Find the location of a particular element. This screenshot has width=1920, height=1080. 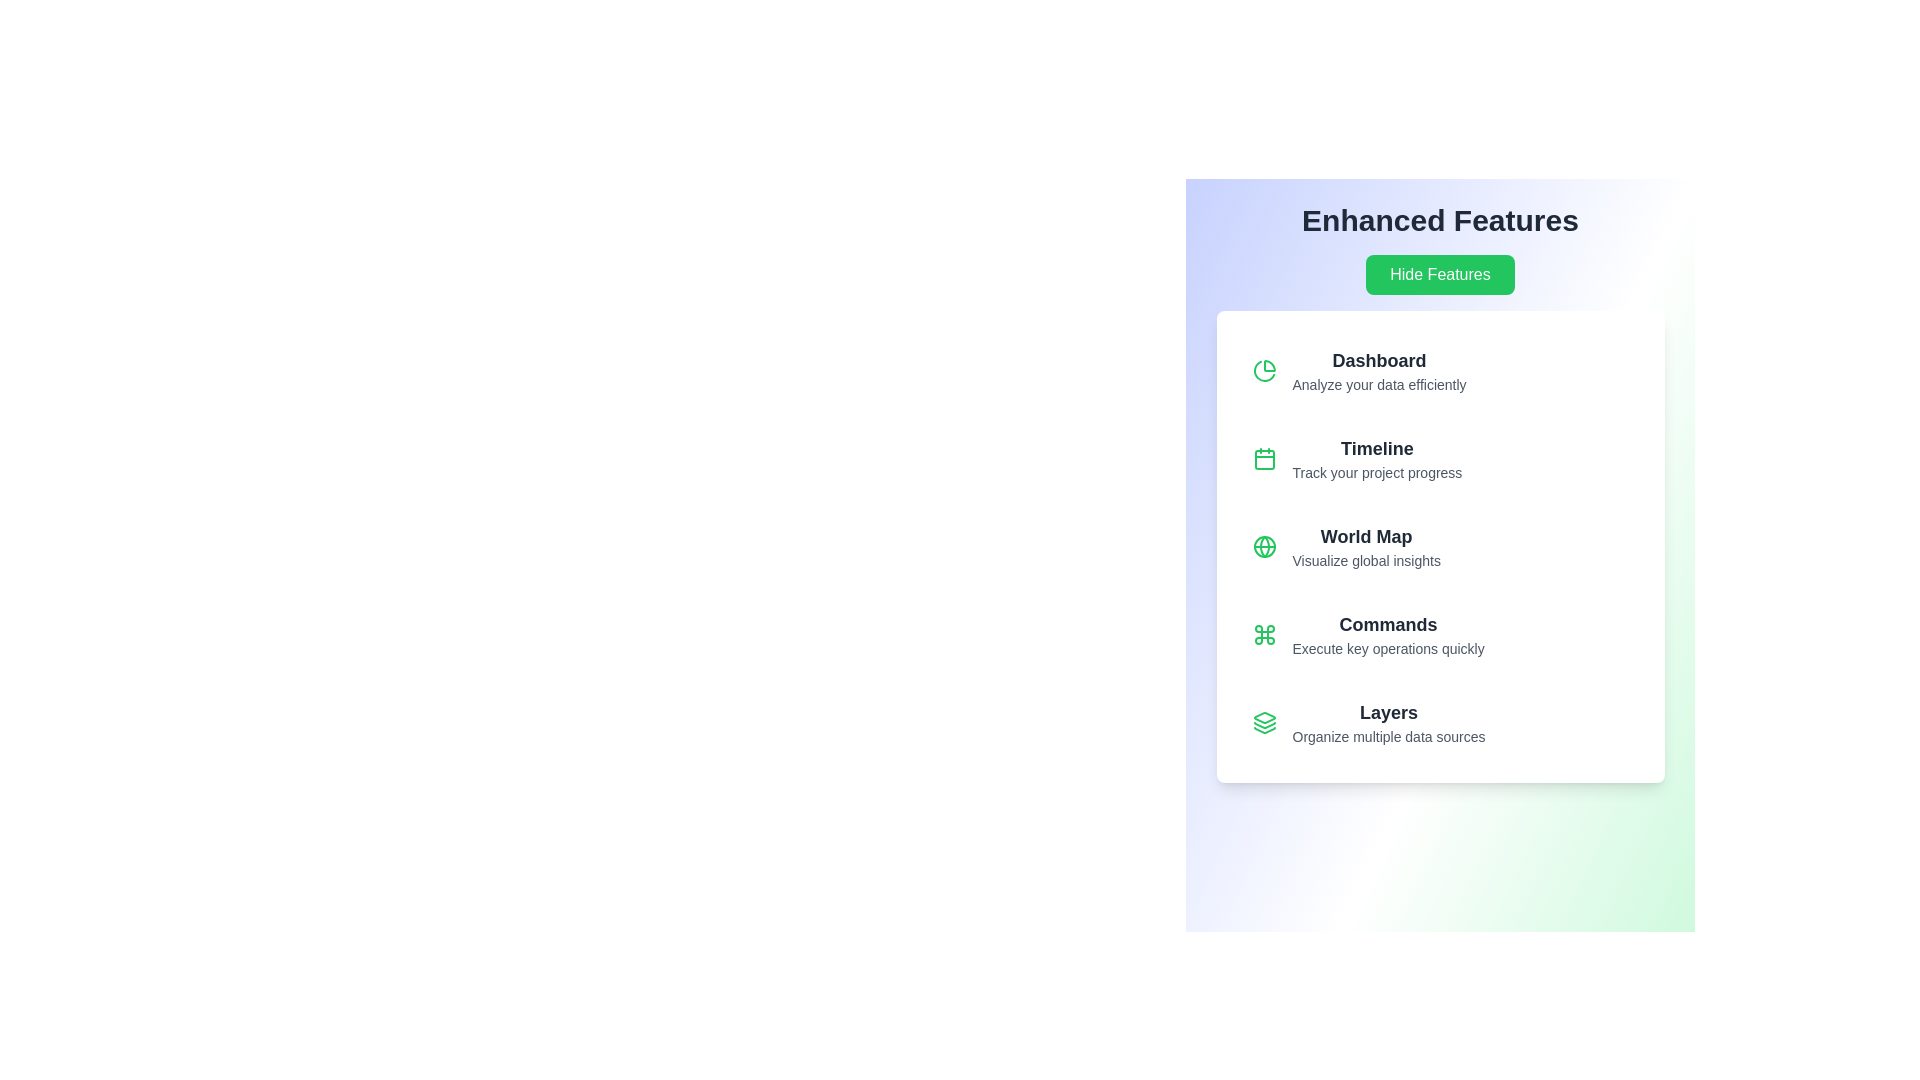

the menu item labeled World Map is located at coordinates (1440, 547).